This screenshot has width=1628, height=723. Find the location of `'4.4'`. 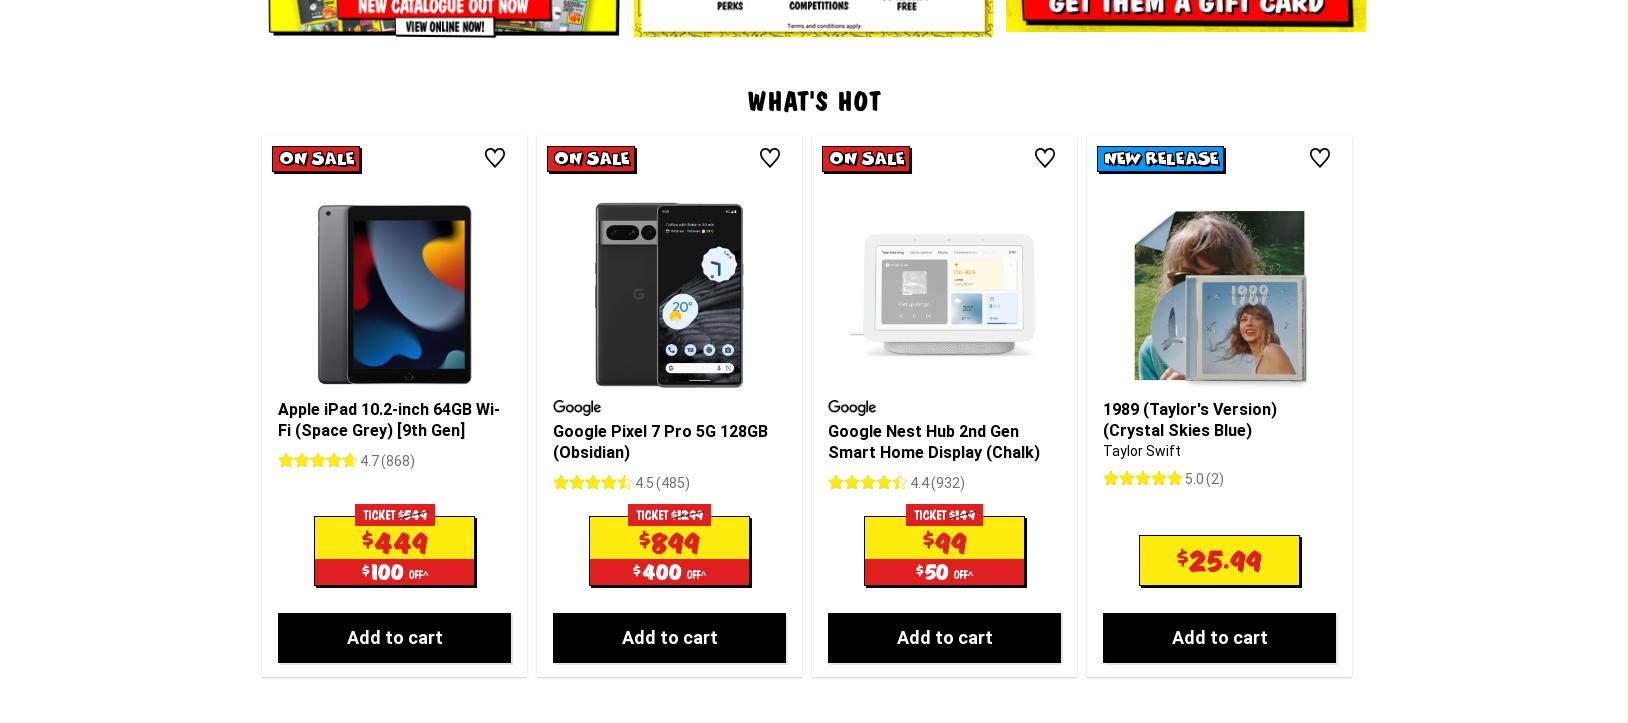

'4.4' is located at coordinates (918, 315).